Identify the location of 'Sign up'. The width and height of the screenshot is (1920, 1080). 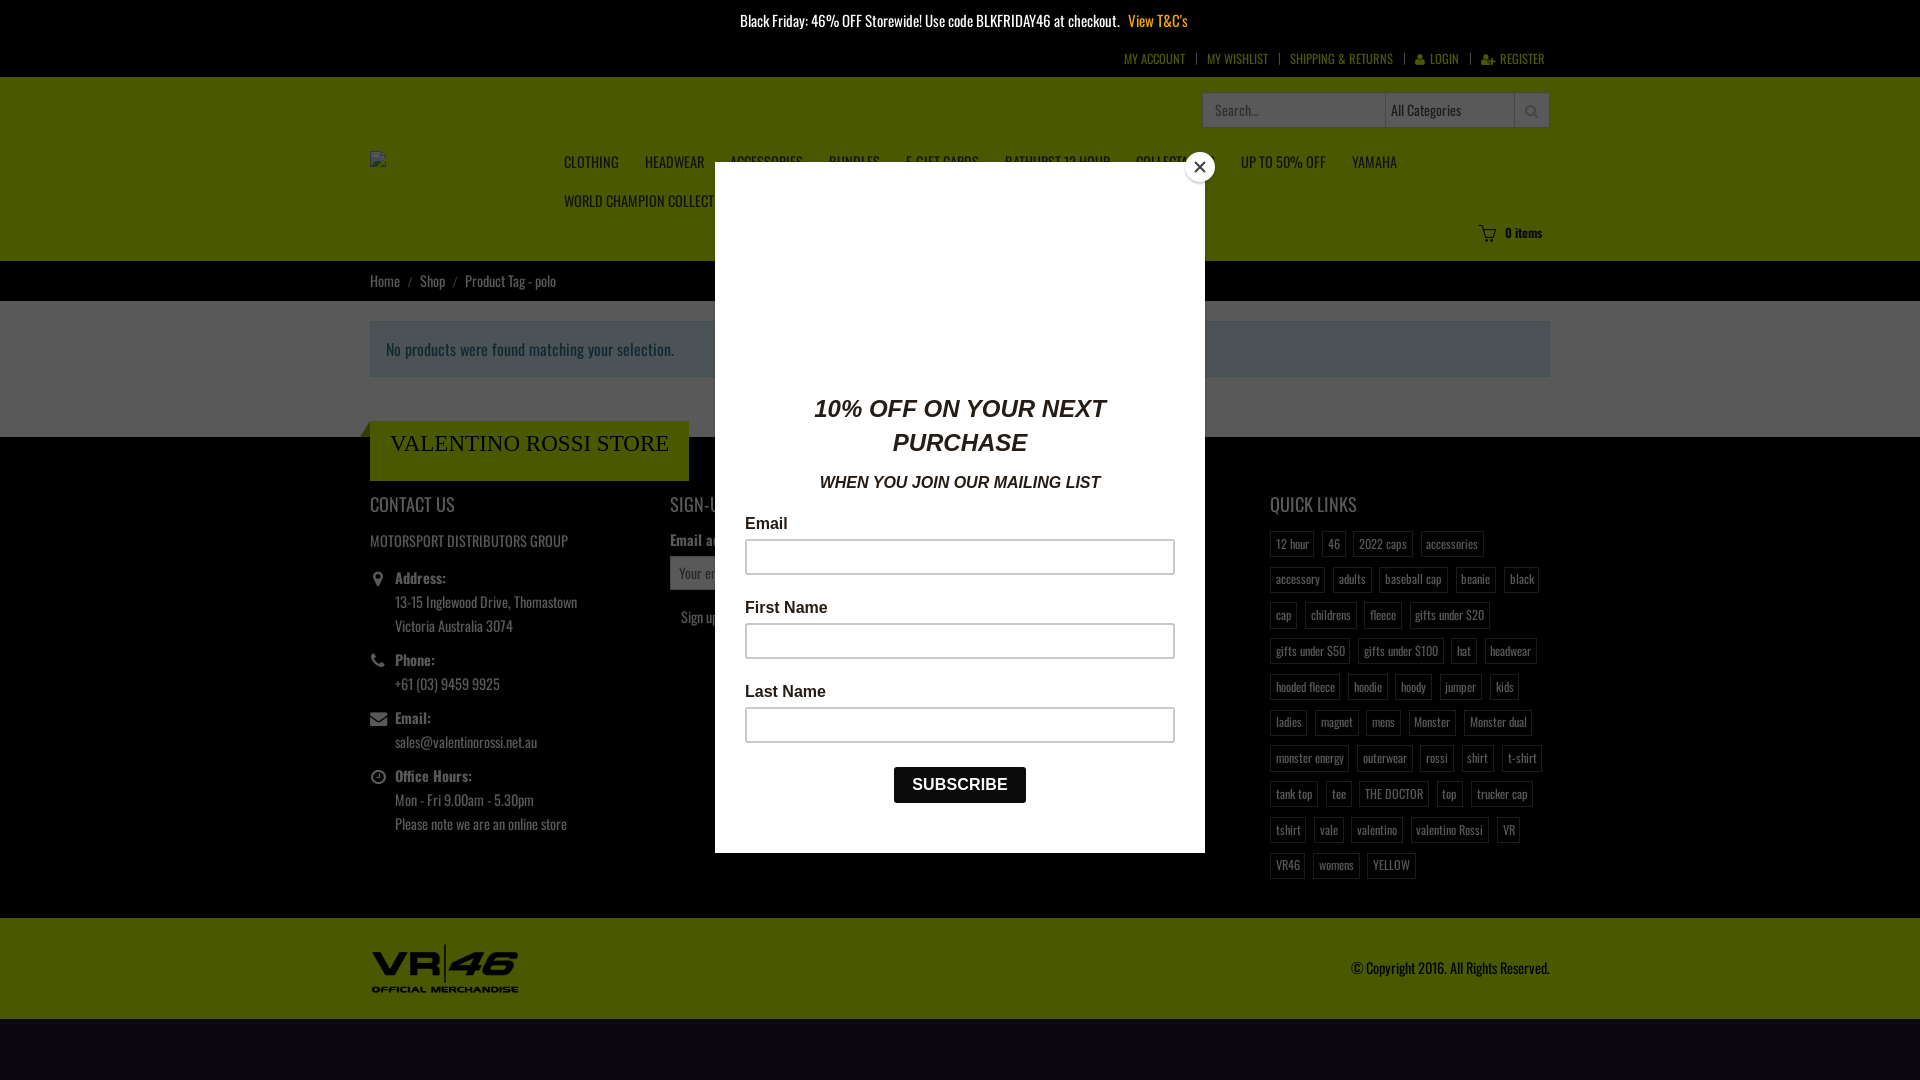
(699, 616).